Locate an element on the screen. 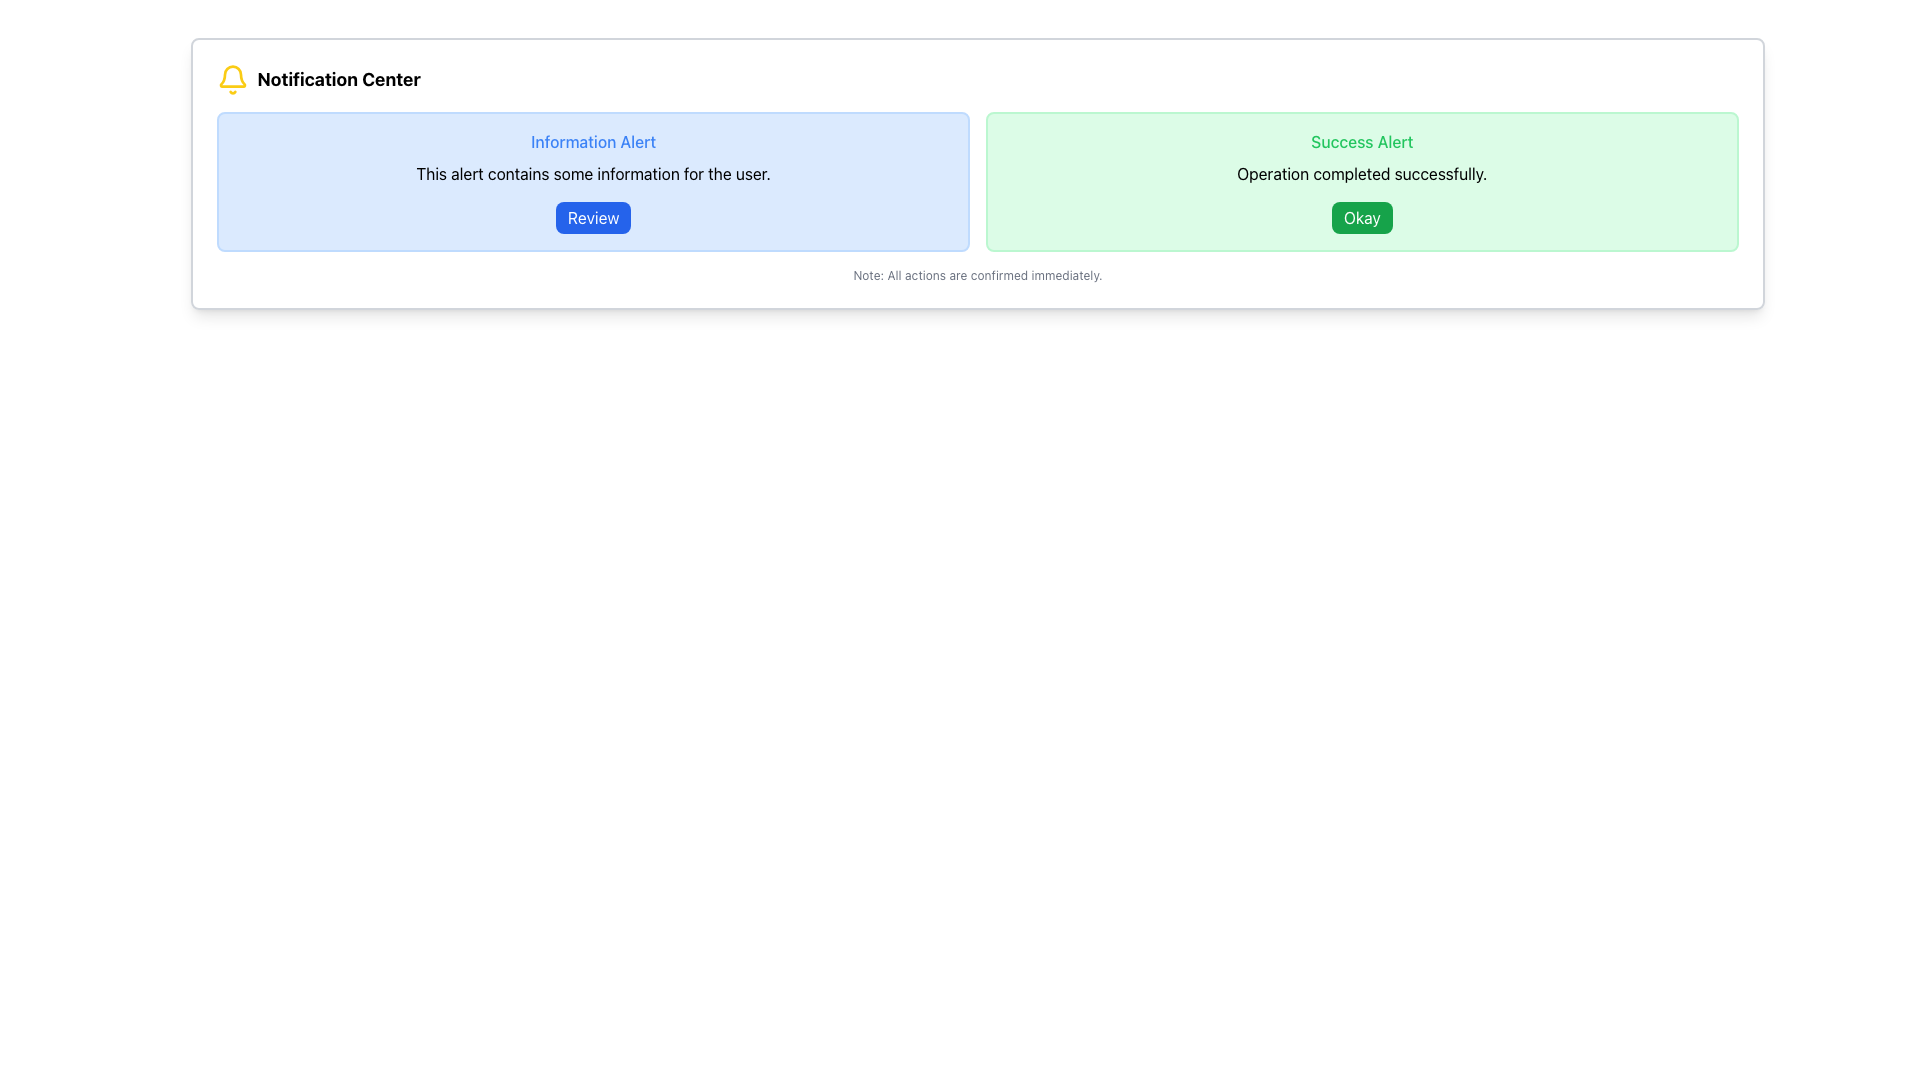 The width and height of the screenshot is (1920, 1080). the static text displaying 'Note: All actions are confirmed immediately.' at the bottom of the notification panel is located at coordinates (978, 276).